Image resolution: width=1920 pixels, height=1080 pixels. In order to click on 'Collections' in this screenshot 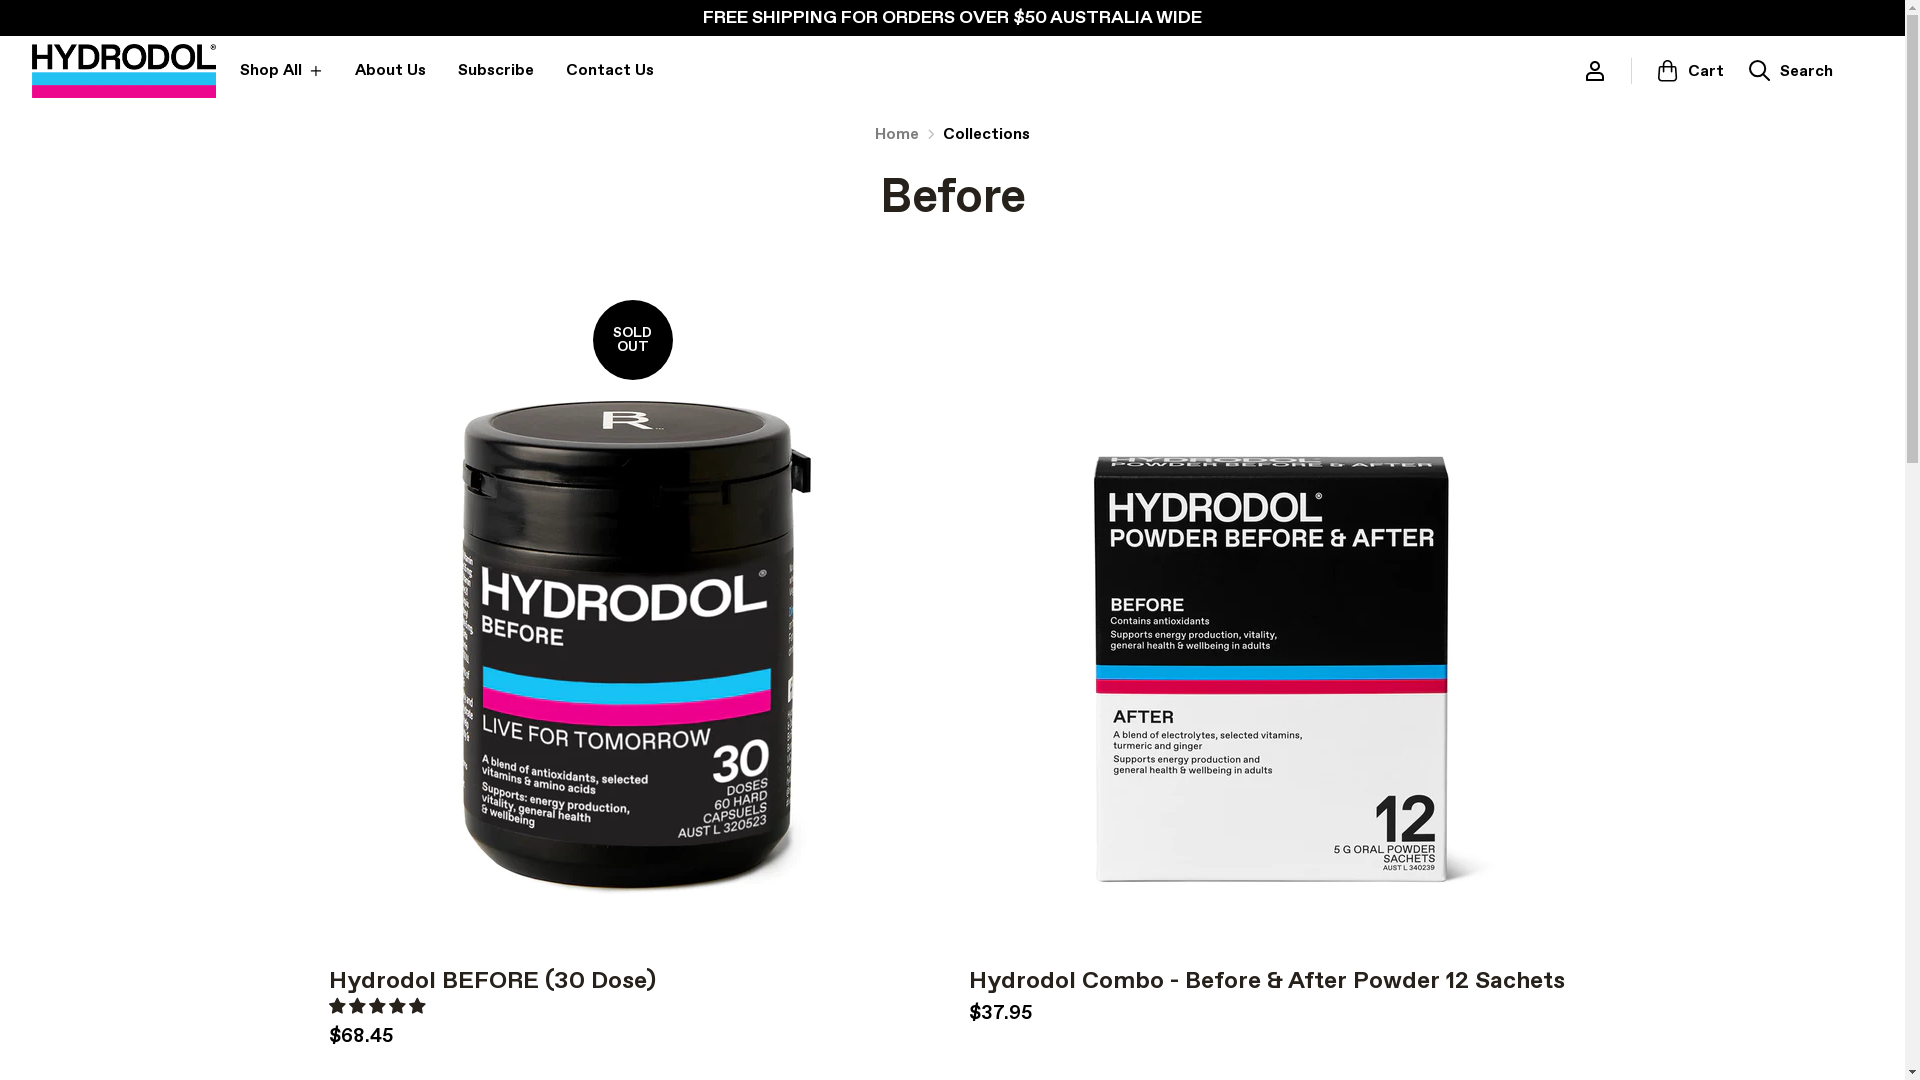, I will do `click(986, 134)`.